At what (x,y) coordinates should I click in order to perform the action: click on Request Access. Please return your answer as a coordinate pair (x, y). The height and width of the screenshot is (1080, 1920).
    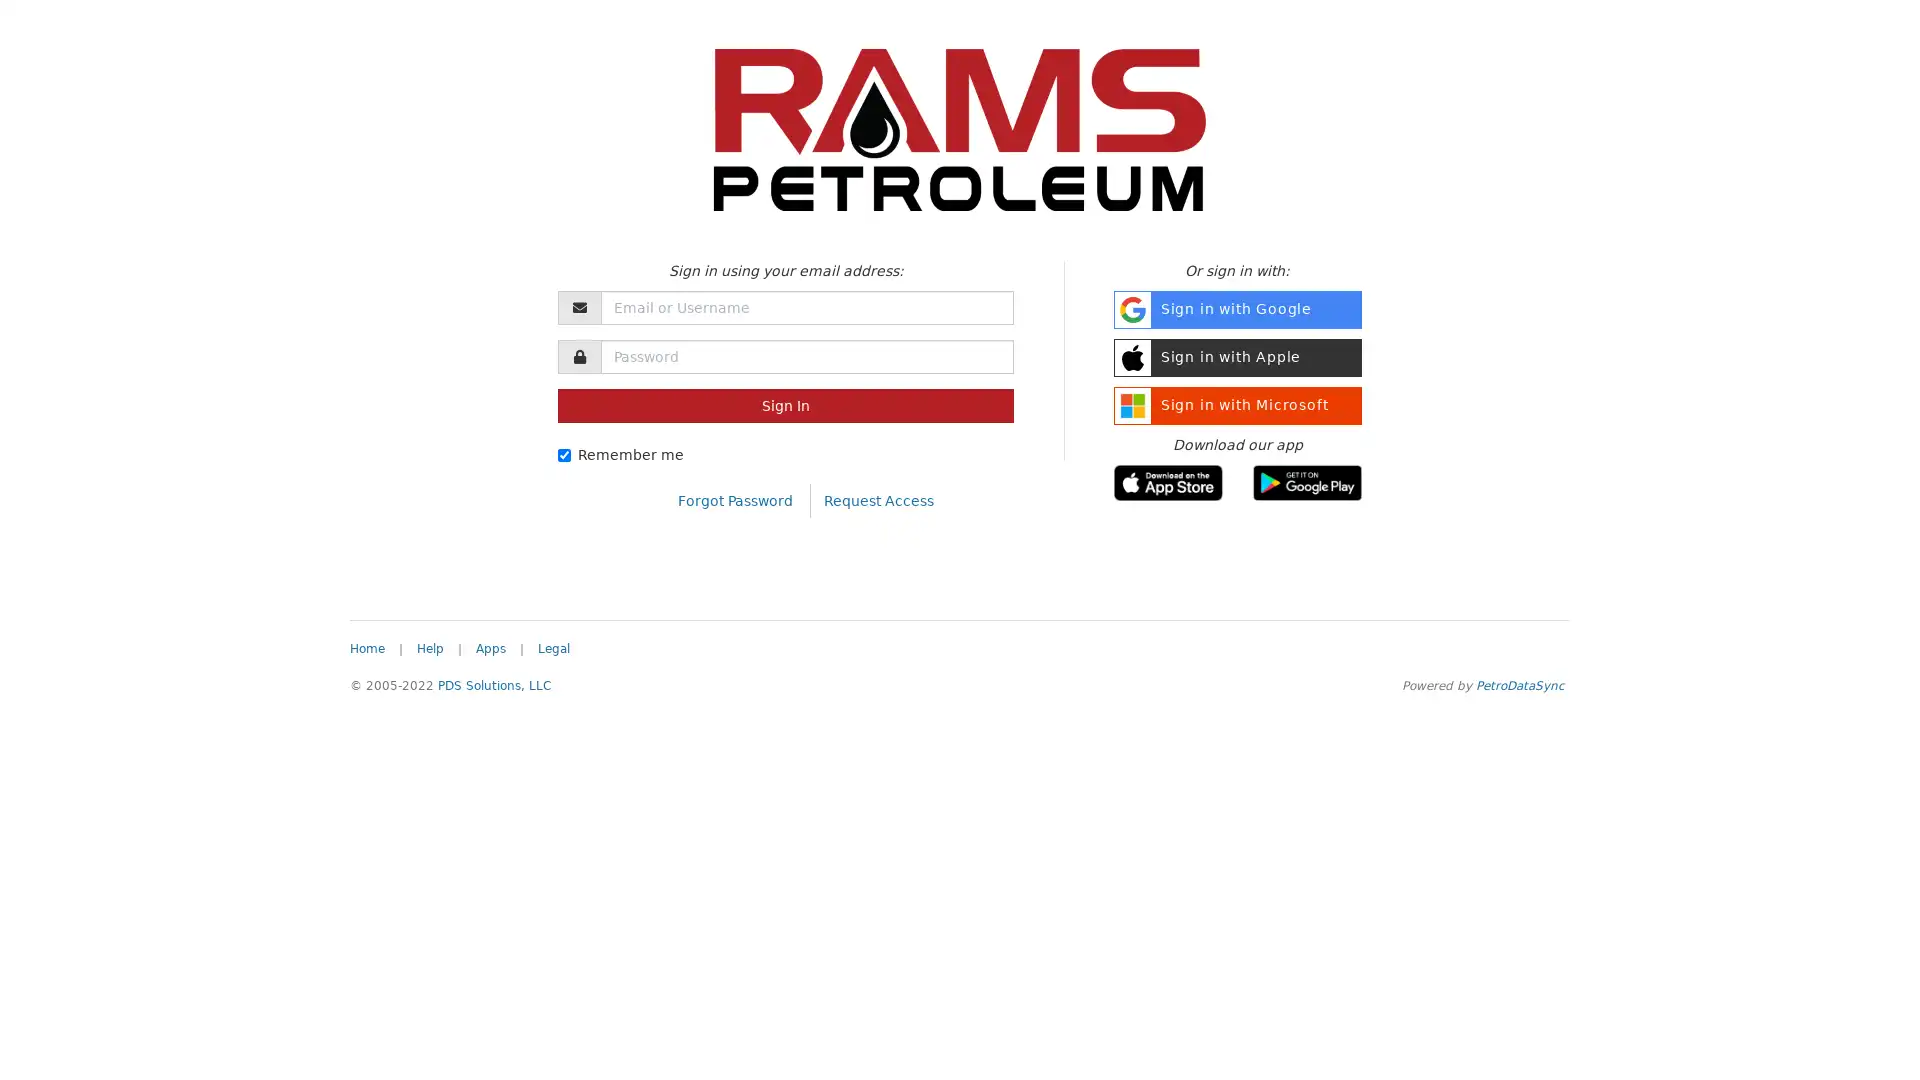
    Looking at the image, I should click on (878, 499).